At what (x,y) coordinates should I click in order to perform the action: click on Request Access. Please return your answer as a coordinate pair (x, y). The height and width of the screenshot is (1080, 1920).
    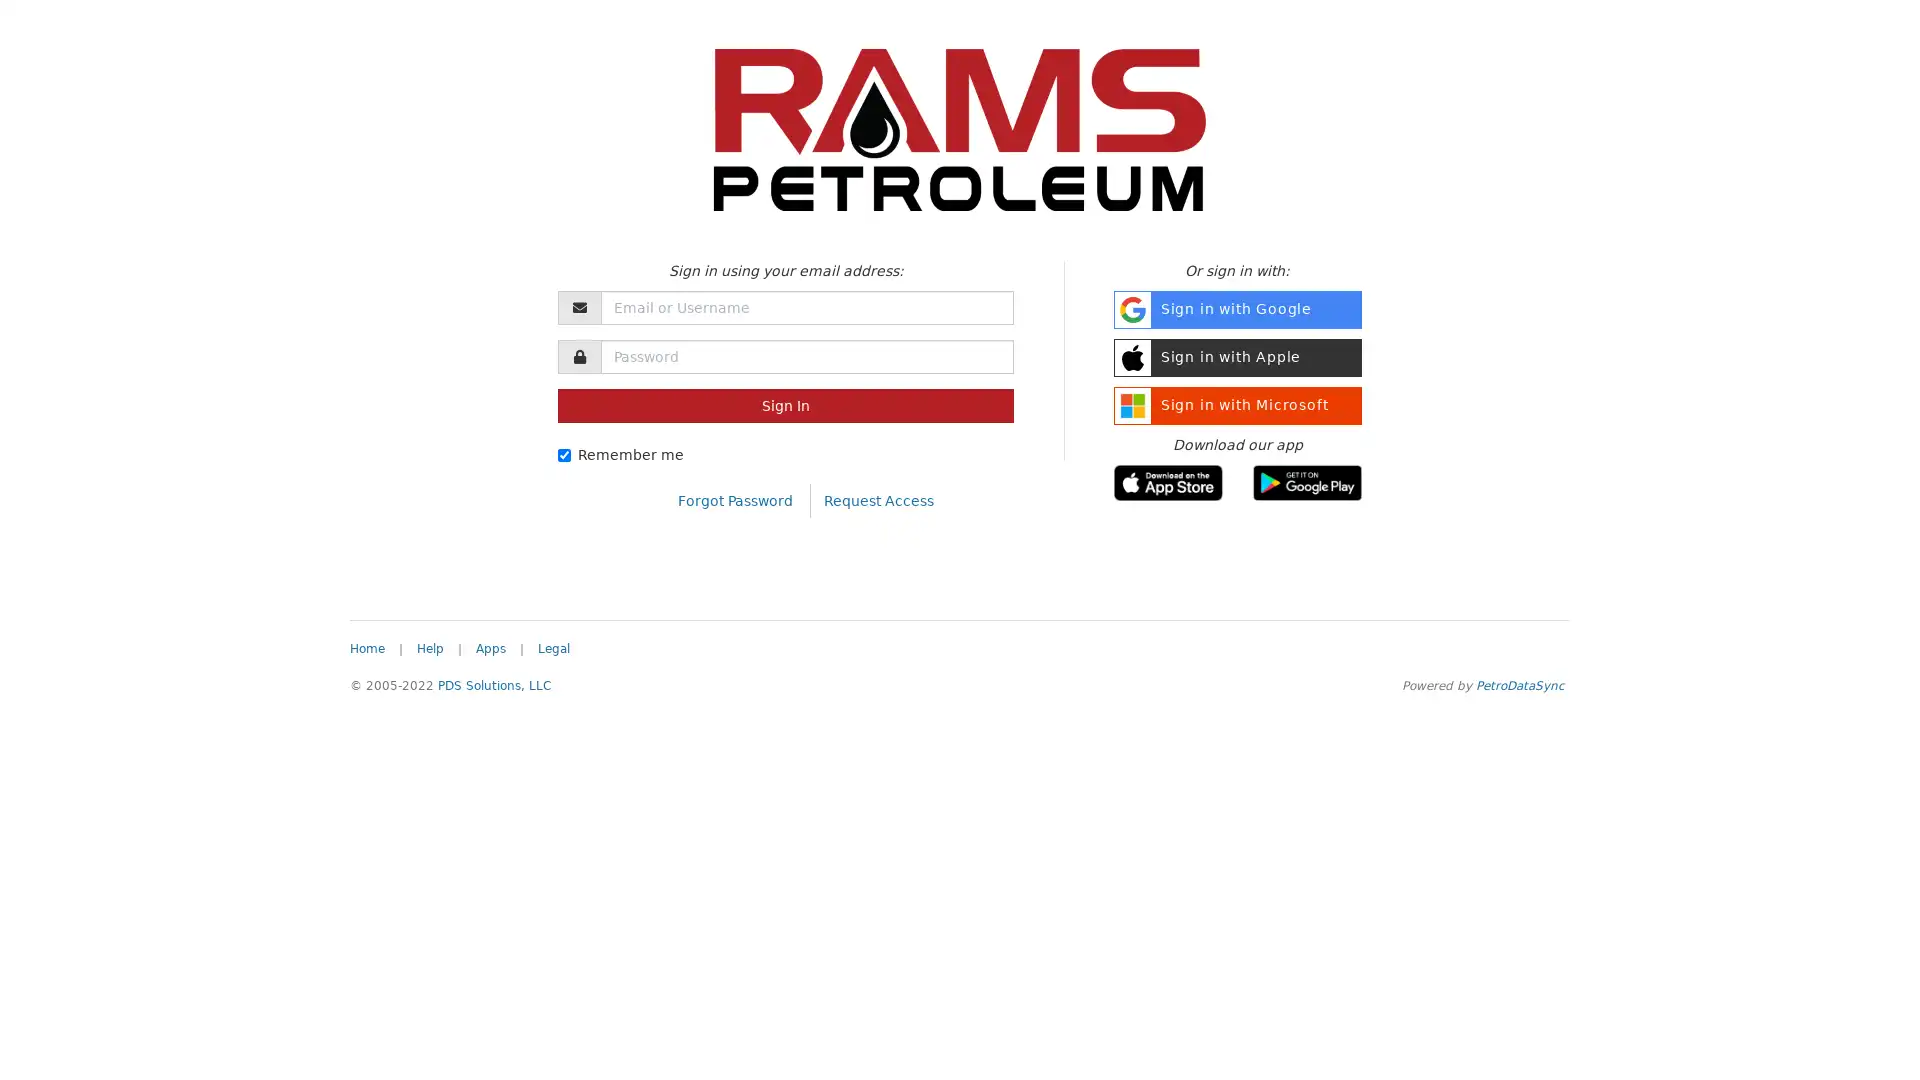
    Looking at the image, I should click on (878, 499).